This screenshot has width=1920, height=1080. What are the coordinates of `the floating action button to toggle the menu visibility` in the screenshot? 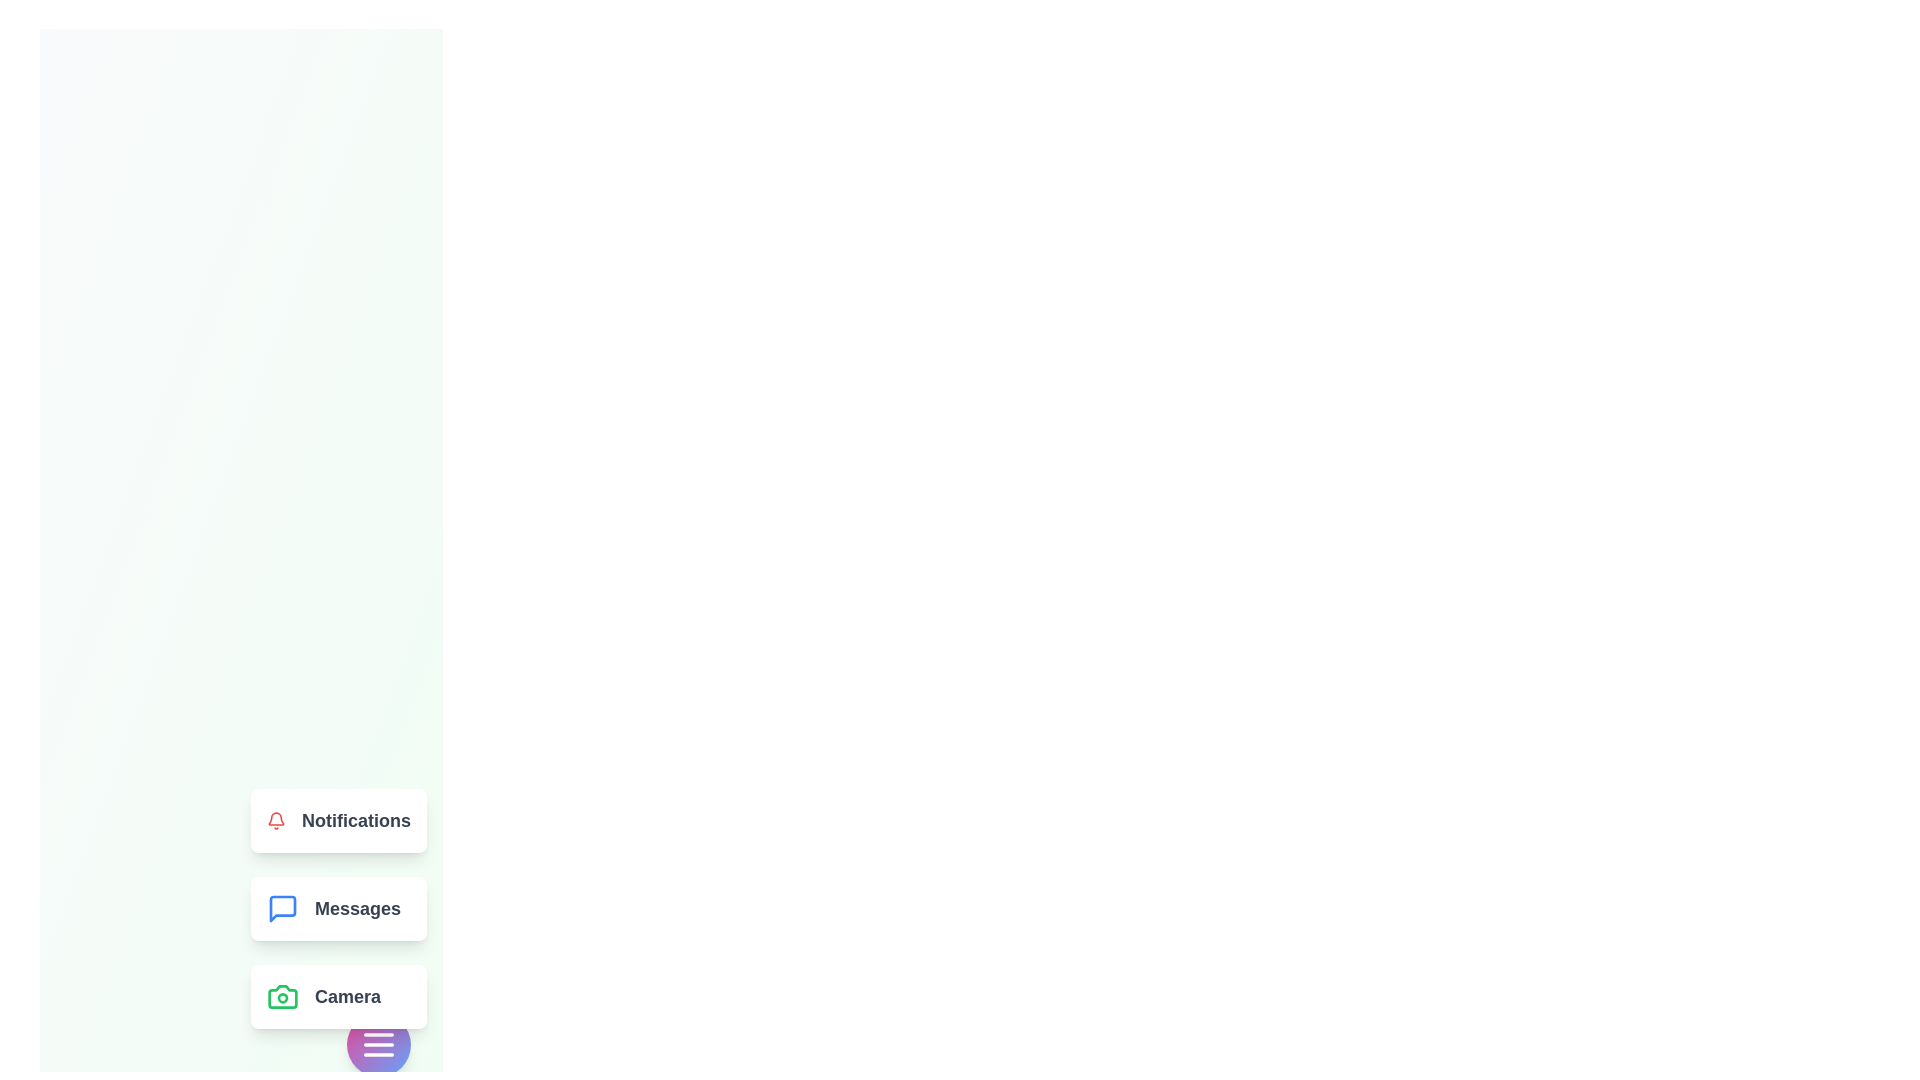 It's located at (379, 1044).